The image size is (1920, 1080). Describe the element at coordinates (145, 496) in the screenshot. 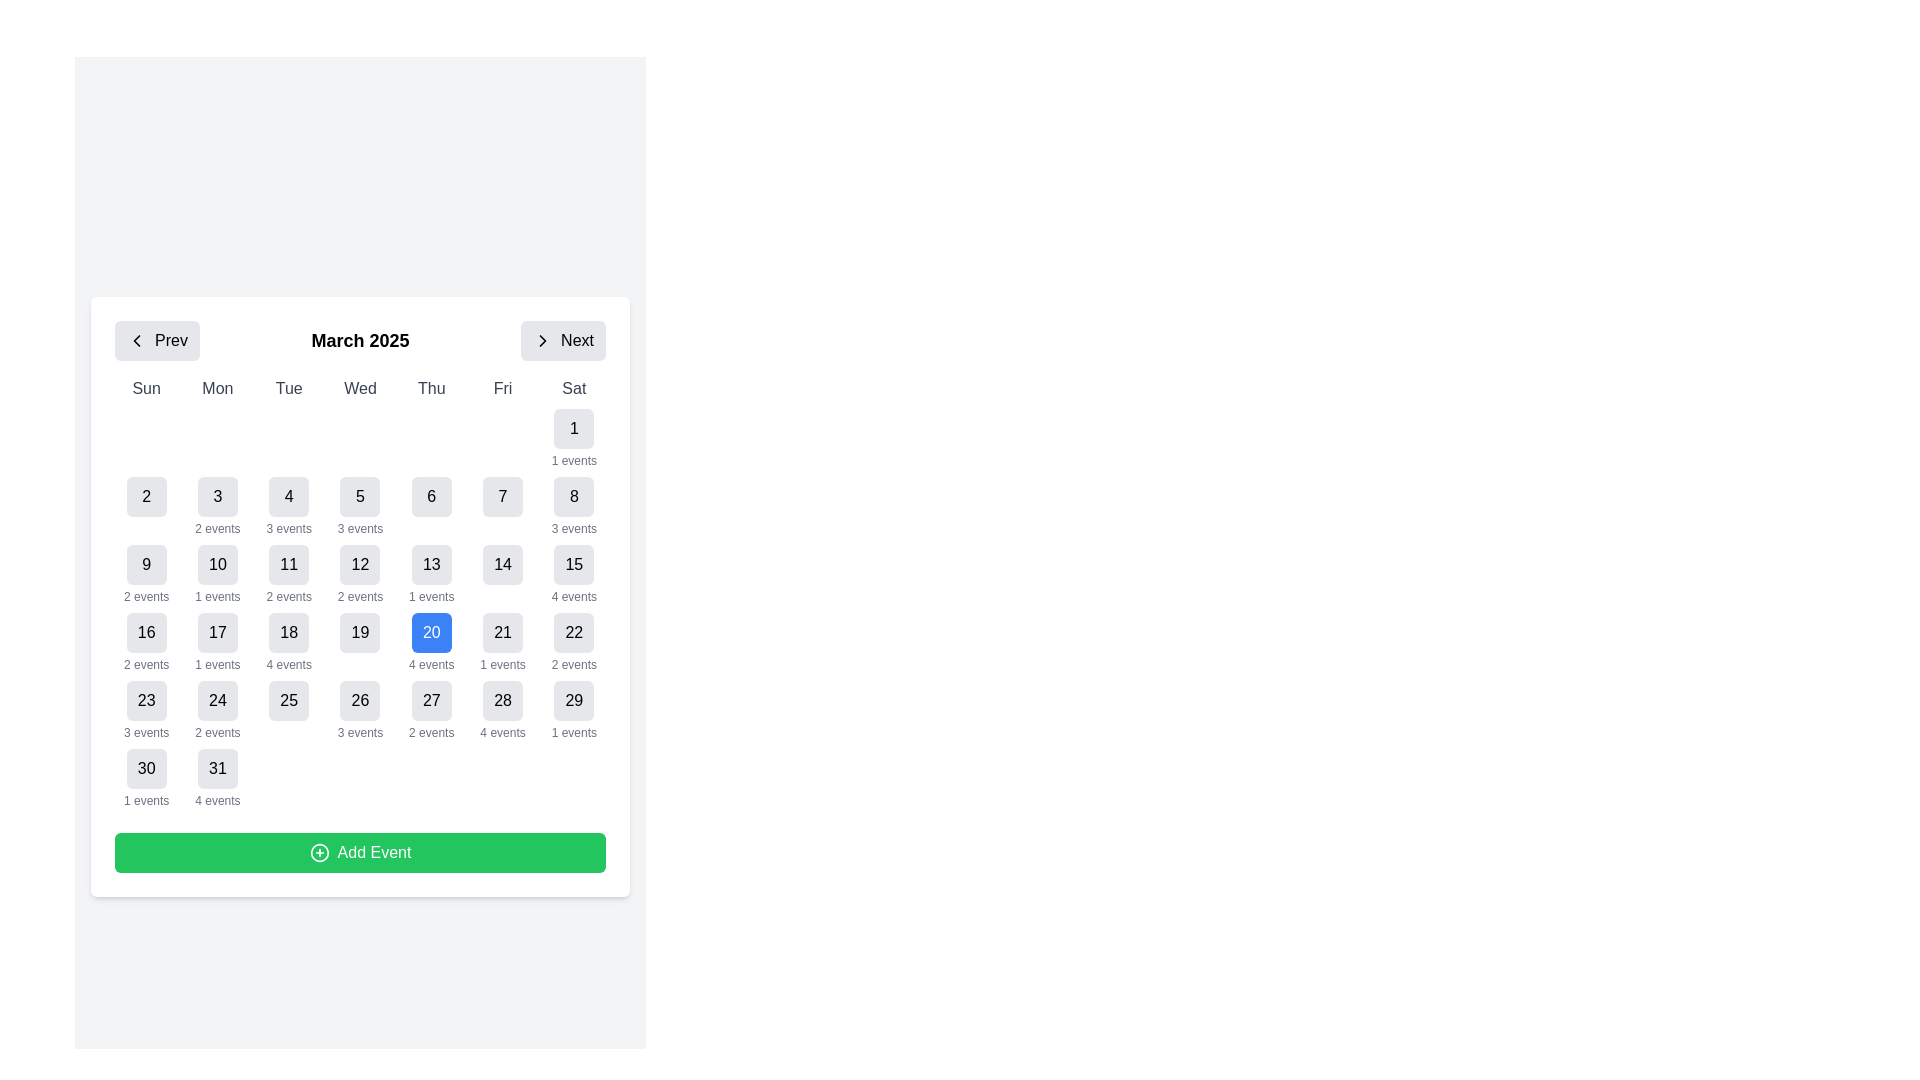

I see `the calendar day cell displaying the number '2'` at that location.